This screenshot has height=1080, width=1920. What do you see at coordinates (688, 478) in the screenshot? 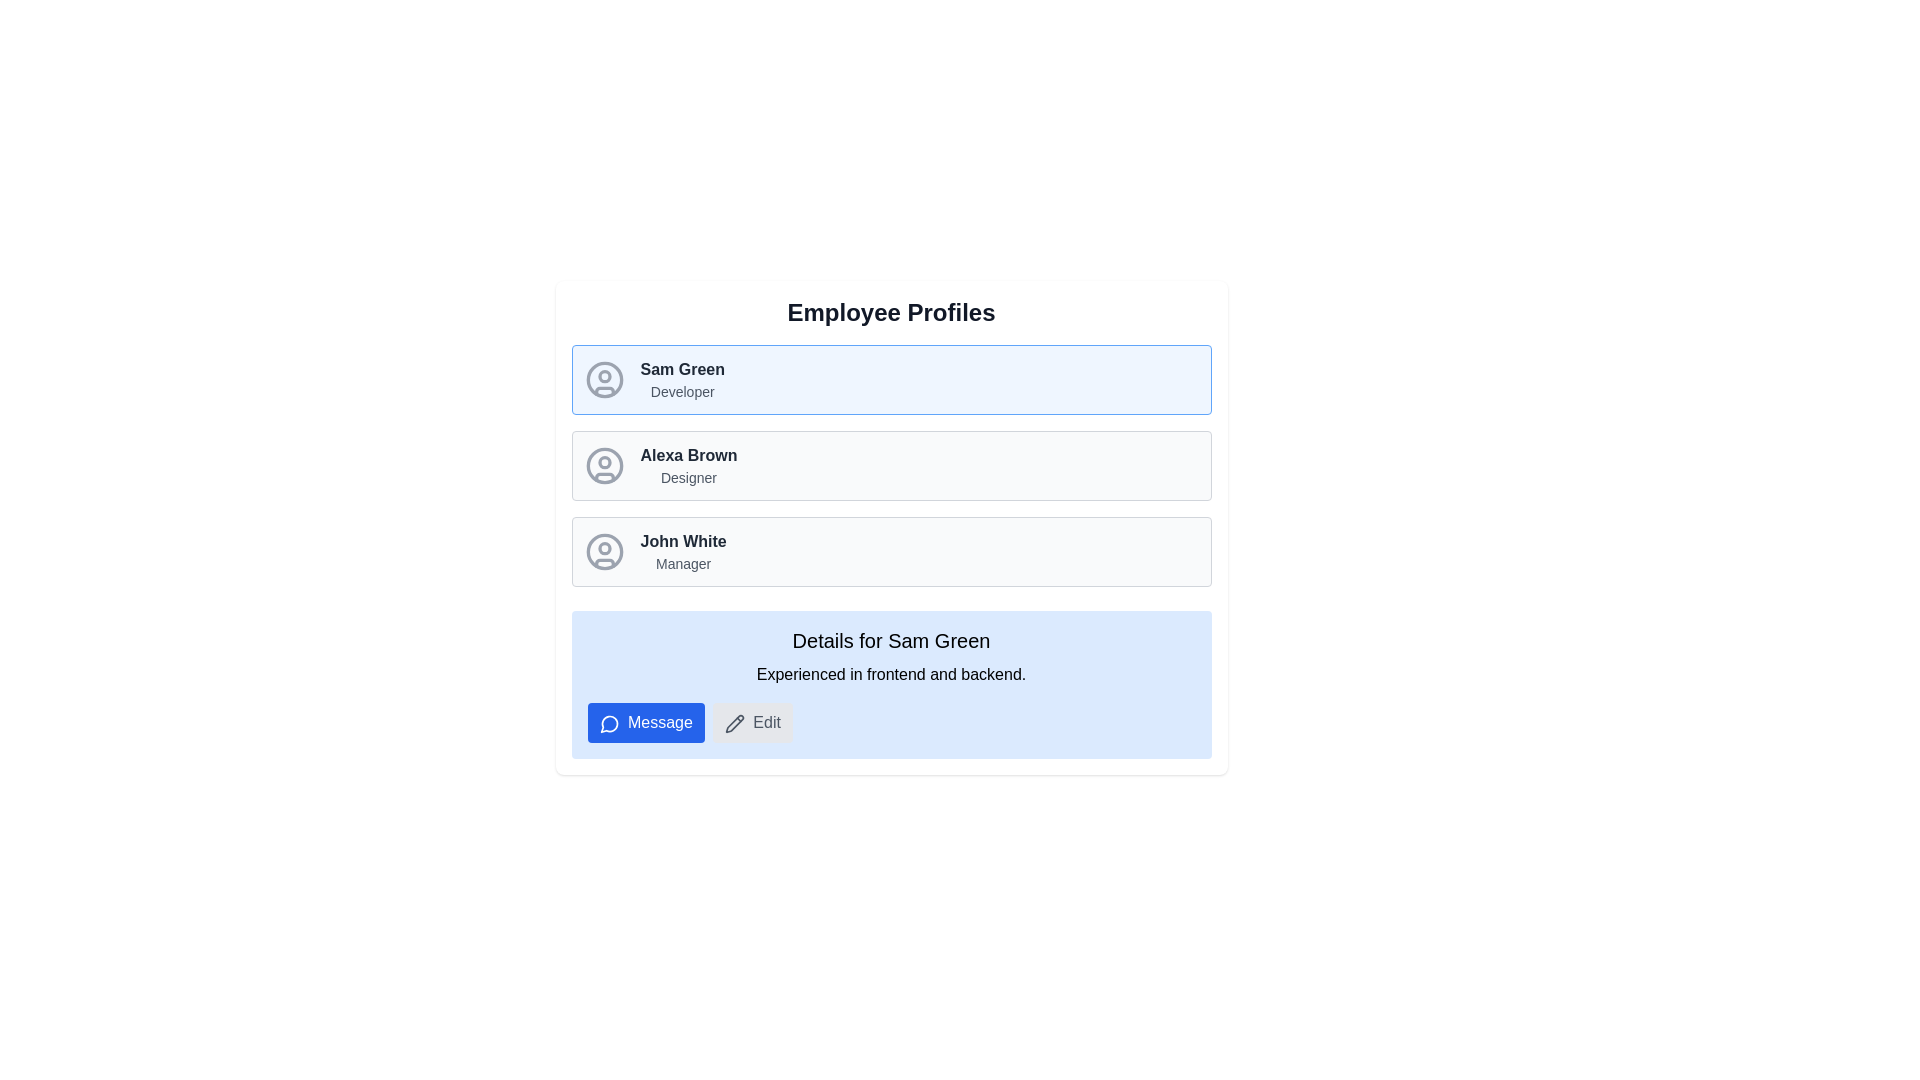
I see `the Text label indicating the role of 'Alexa Brown' as a Designer, which is located below and aligned to the left of 'Alexa Brown' in the second profile card` at bounding box center [688, 478].